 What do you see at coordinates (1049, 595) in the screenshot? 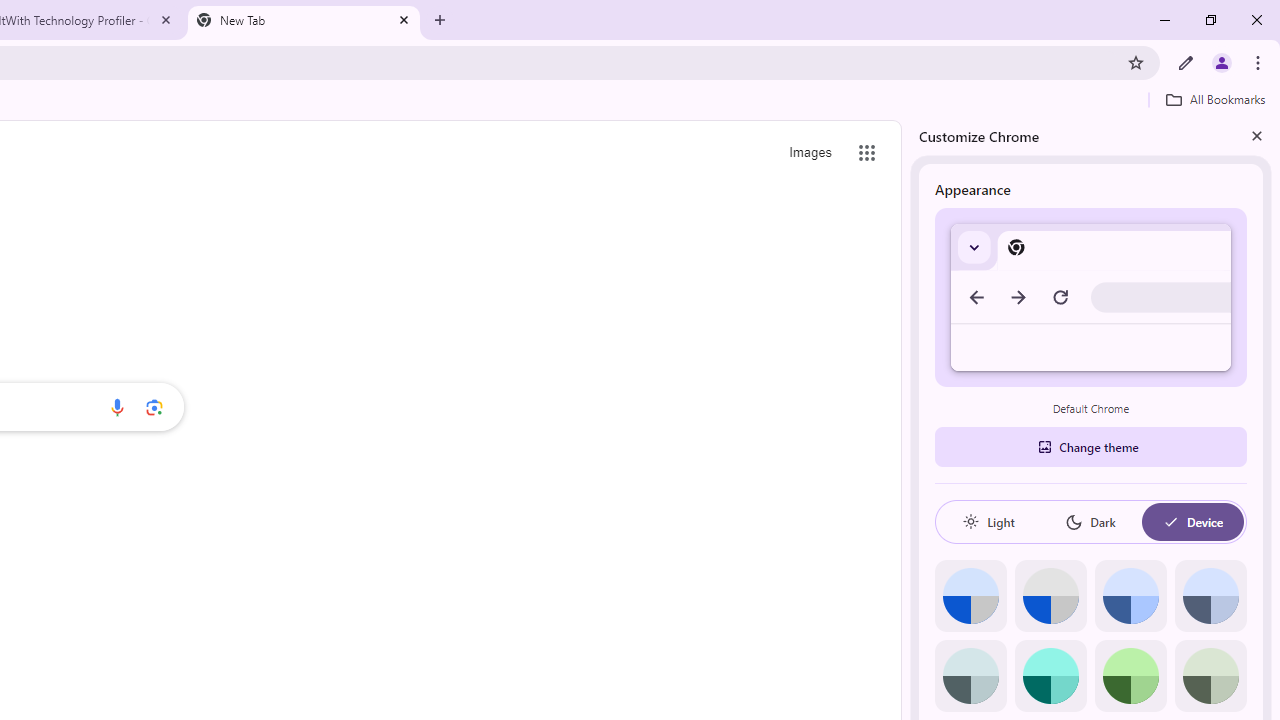
I see `'Grey default color'` at bounding box center [1049, 595].